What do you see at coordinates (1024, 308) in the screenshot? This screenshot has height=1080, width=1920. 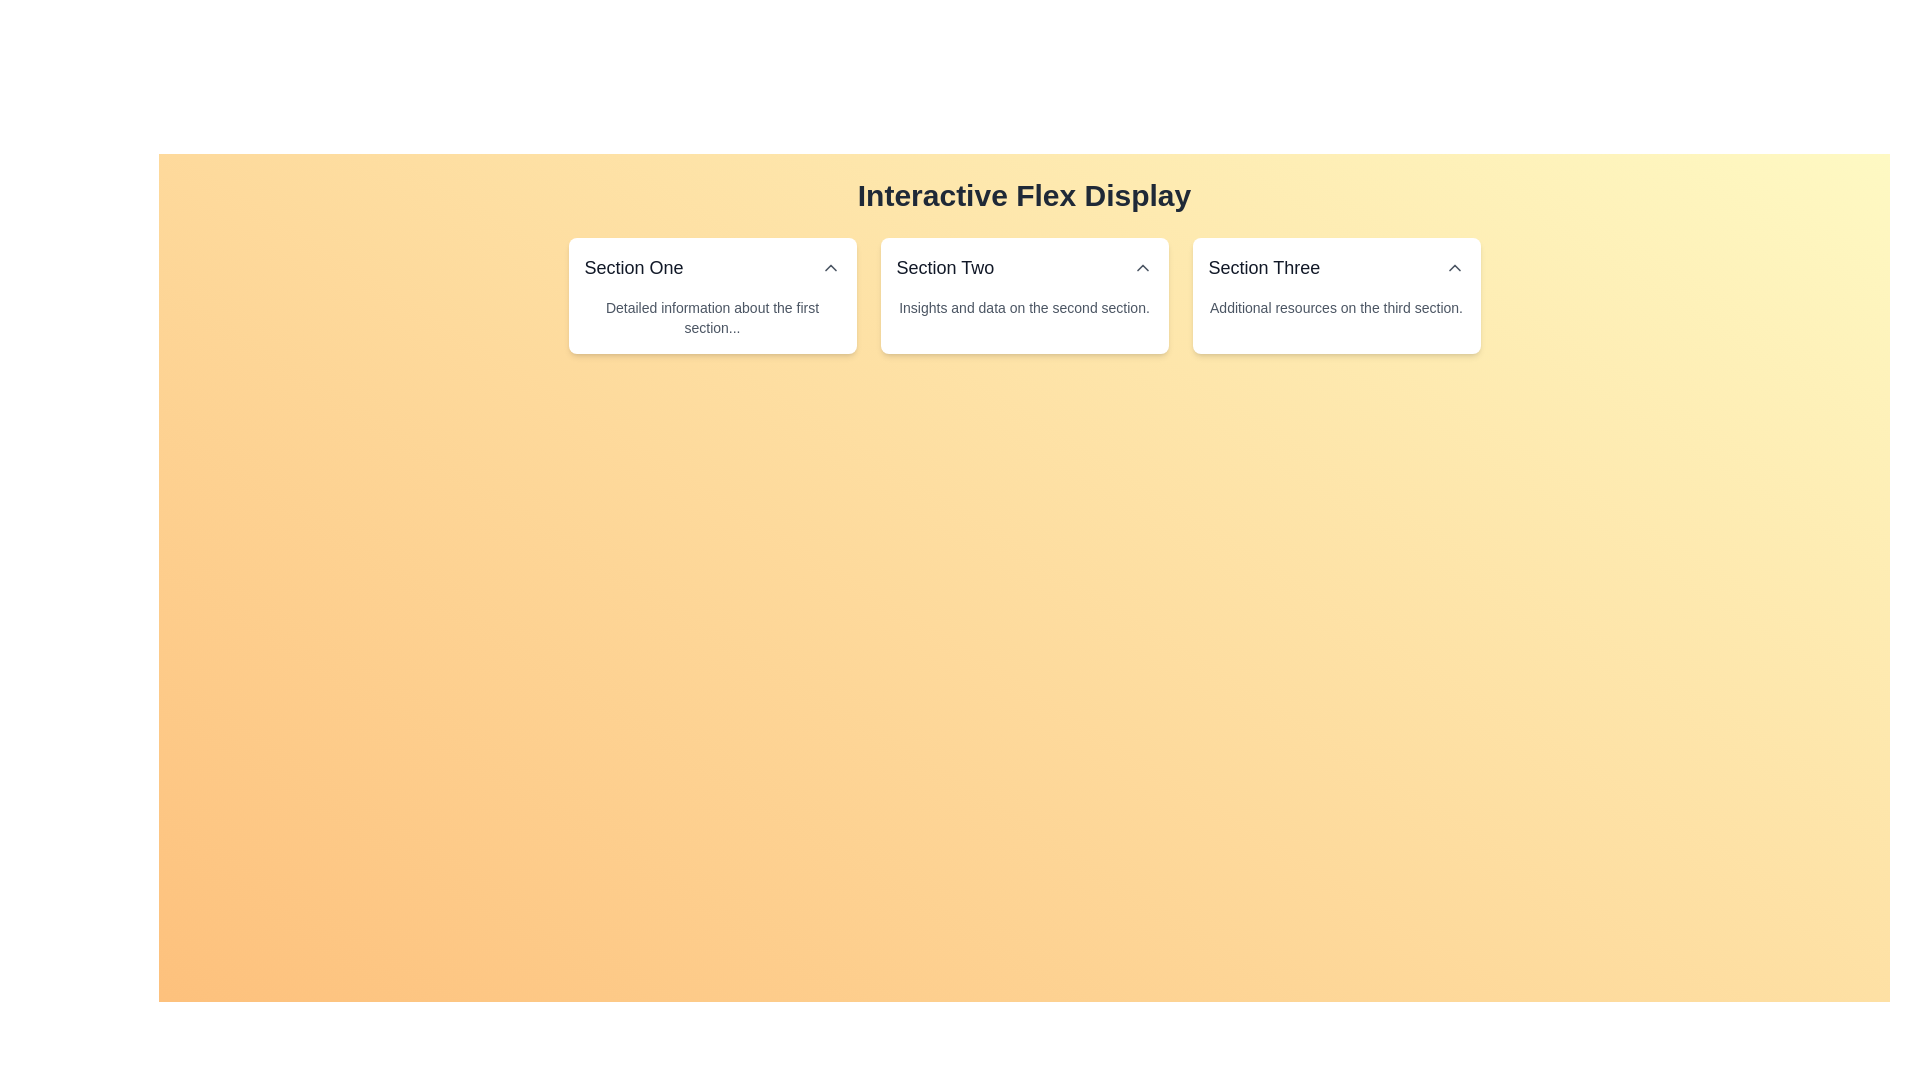 I see `the text content displaying 'Insights and data on the second section.' located beneath the title 'Section Two' in the second card of the three horizontally aligned cards` at bounding box center [1024, 308].